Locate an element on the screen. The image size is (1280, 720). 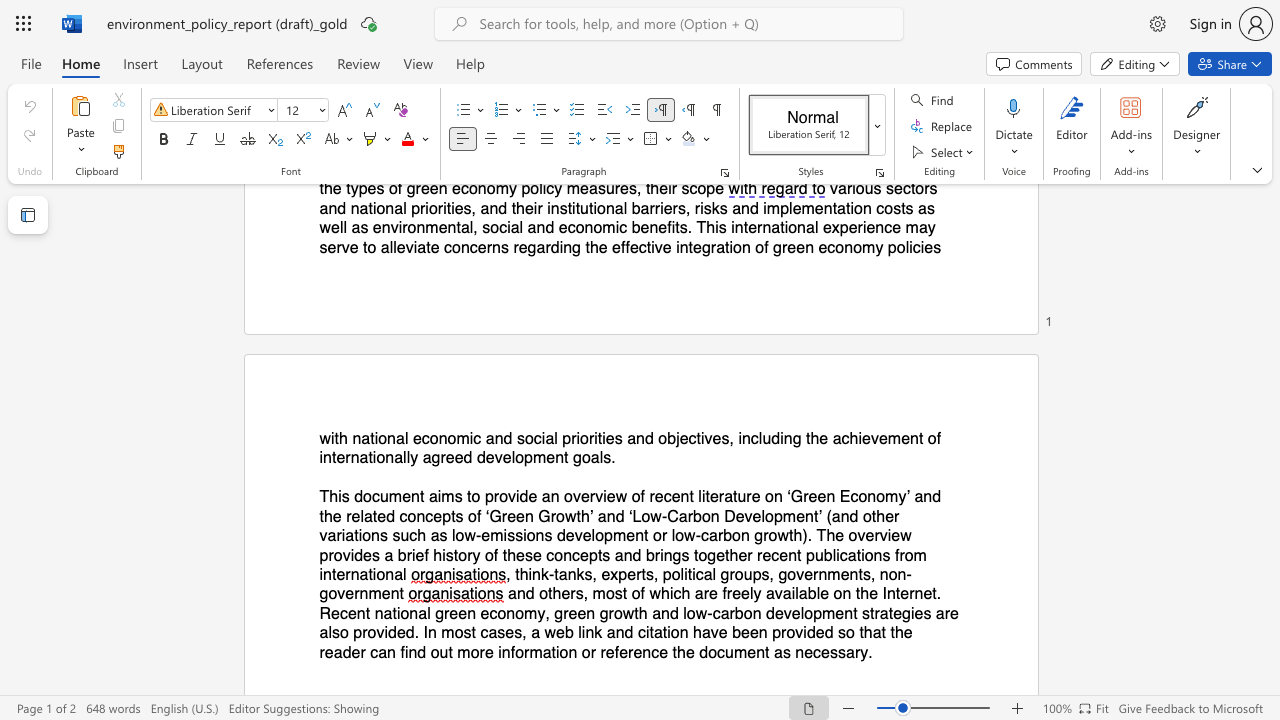
the subset text "een Growth’ and ‘Low‐Carbon Development’ (and other variations such as low‐emissions development or low‐carbon growth). The ov" within the text "This document aims to provide an overview of recent literature on ‘Green Economy’ and the related concepts of ‘Green Growth’ and ‘Low‐Carbon Development’ (and other variations such as low‐emissions development or low‐carbon growth). The overview provides a brief history of these concepts and brings together recent publications from international" is located at coordinates (507, 515).